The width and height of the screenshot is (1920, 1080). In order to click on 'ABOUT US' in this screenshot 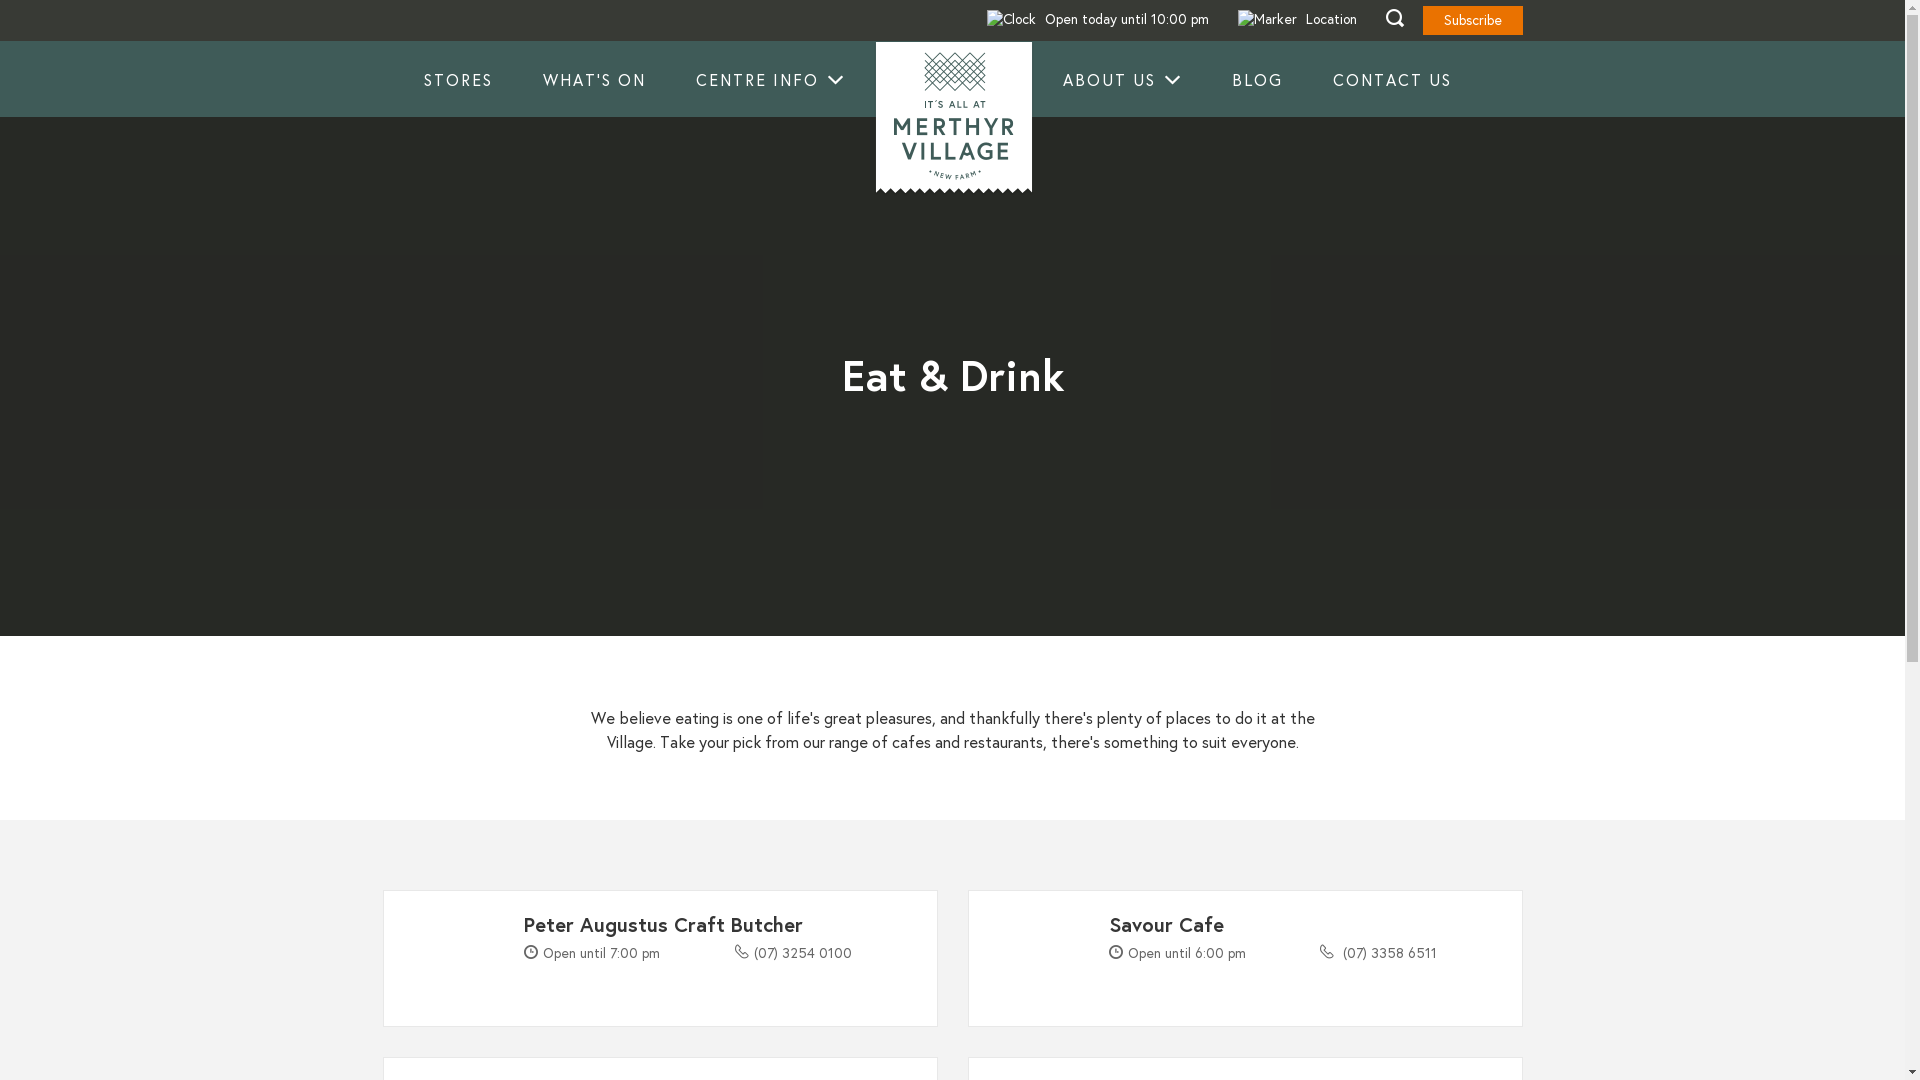, I will do `click(1060, 79)`.